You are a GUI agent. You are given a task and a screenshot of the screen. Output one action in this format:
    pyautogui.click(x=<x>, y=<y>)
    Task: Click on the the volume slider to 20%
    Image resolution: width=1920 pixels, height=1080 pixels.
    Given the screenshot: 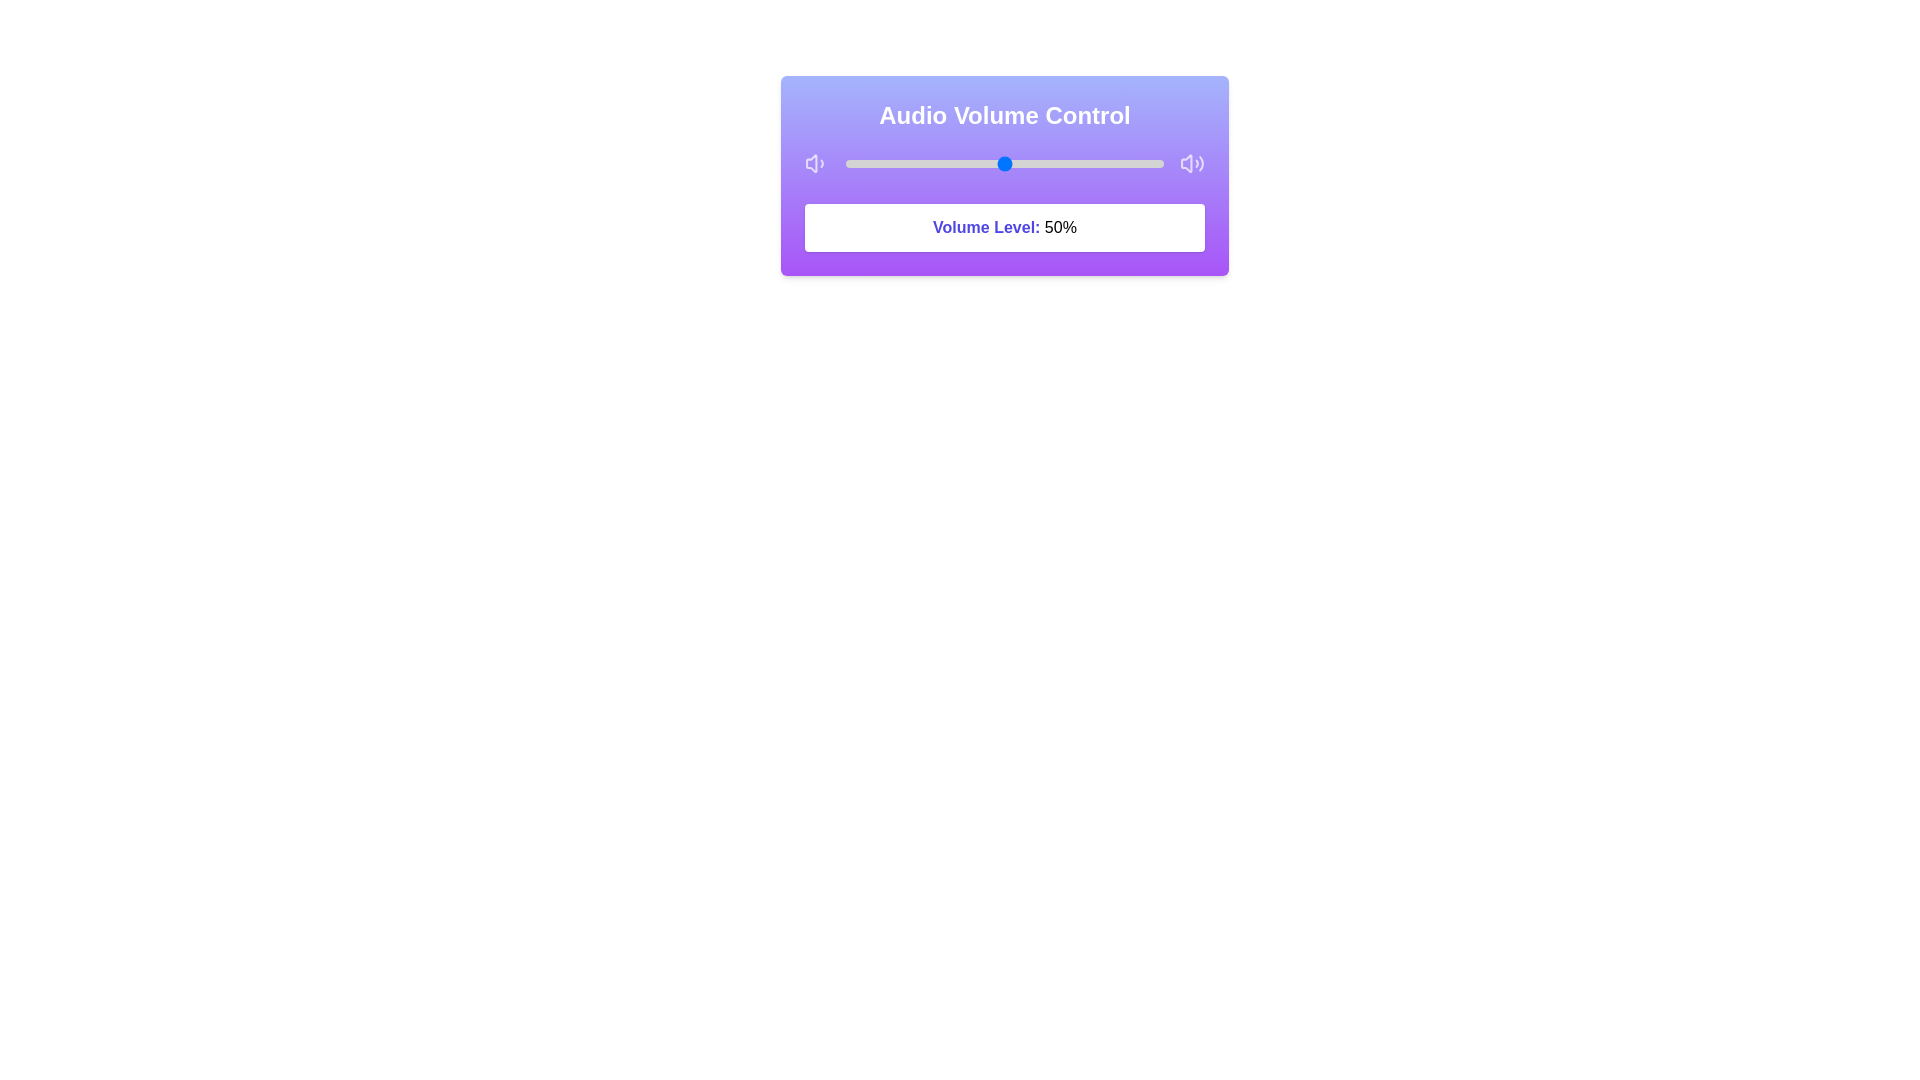 What is the action you would take?
    pyautogui.click(x=908, y=163)
    